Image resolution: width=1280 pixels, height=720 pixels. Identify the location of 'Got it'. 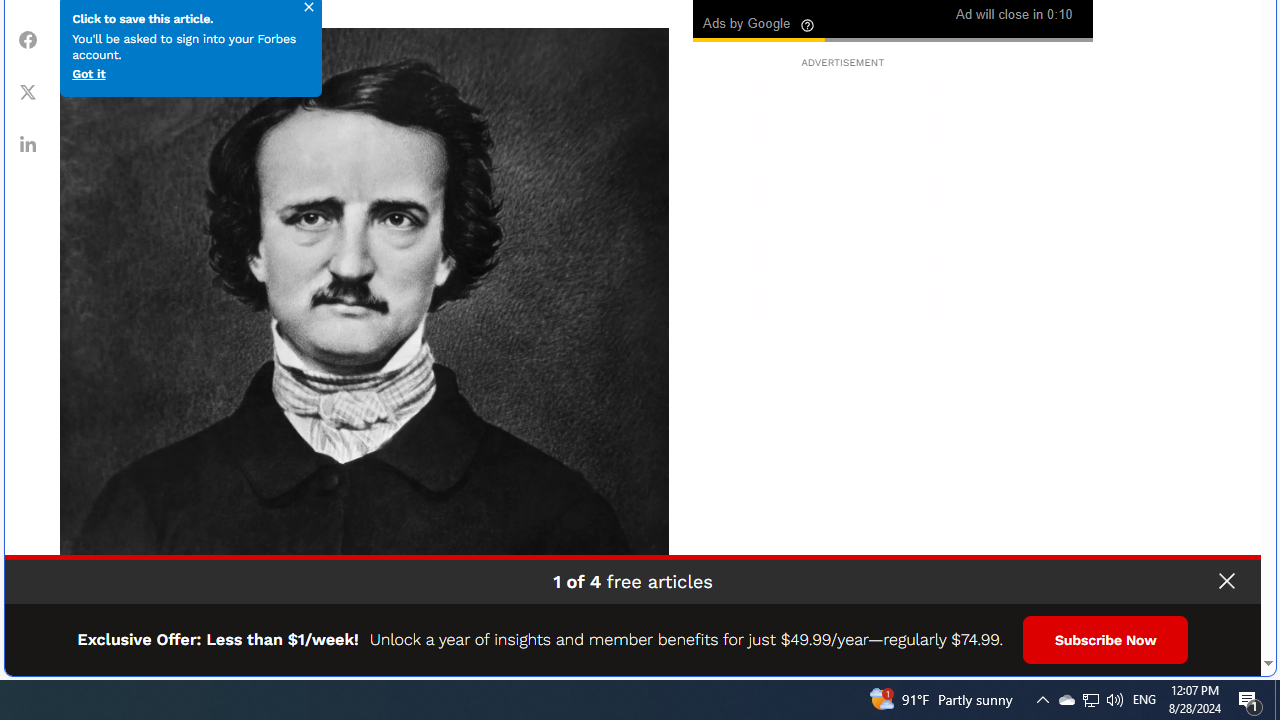
(87, 72).